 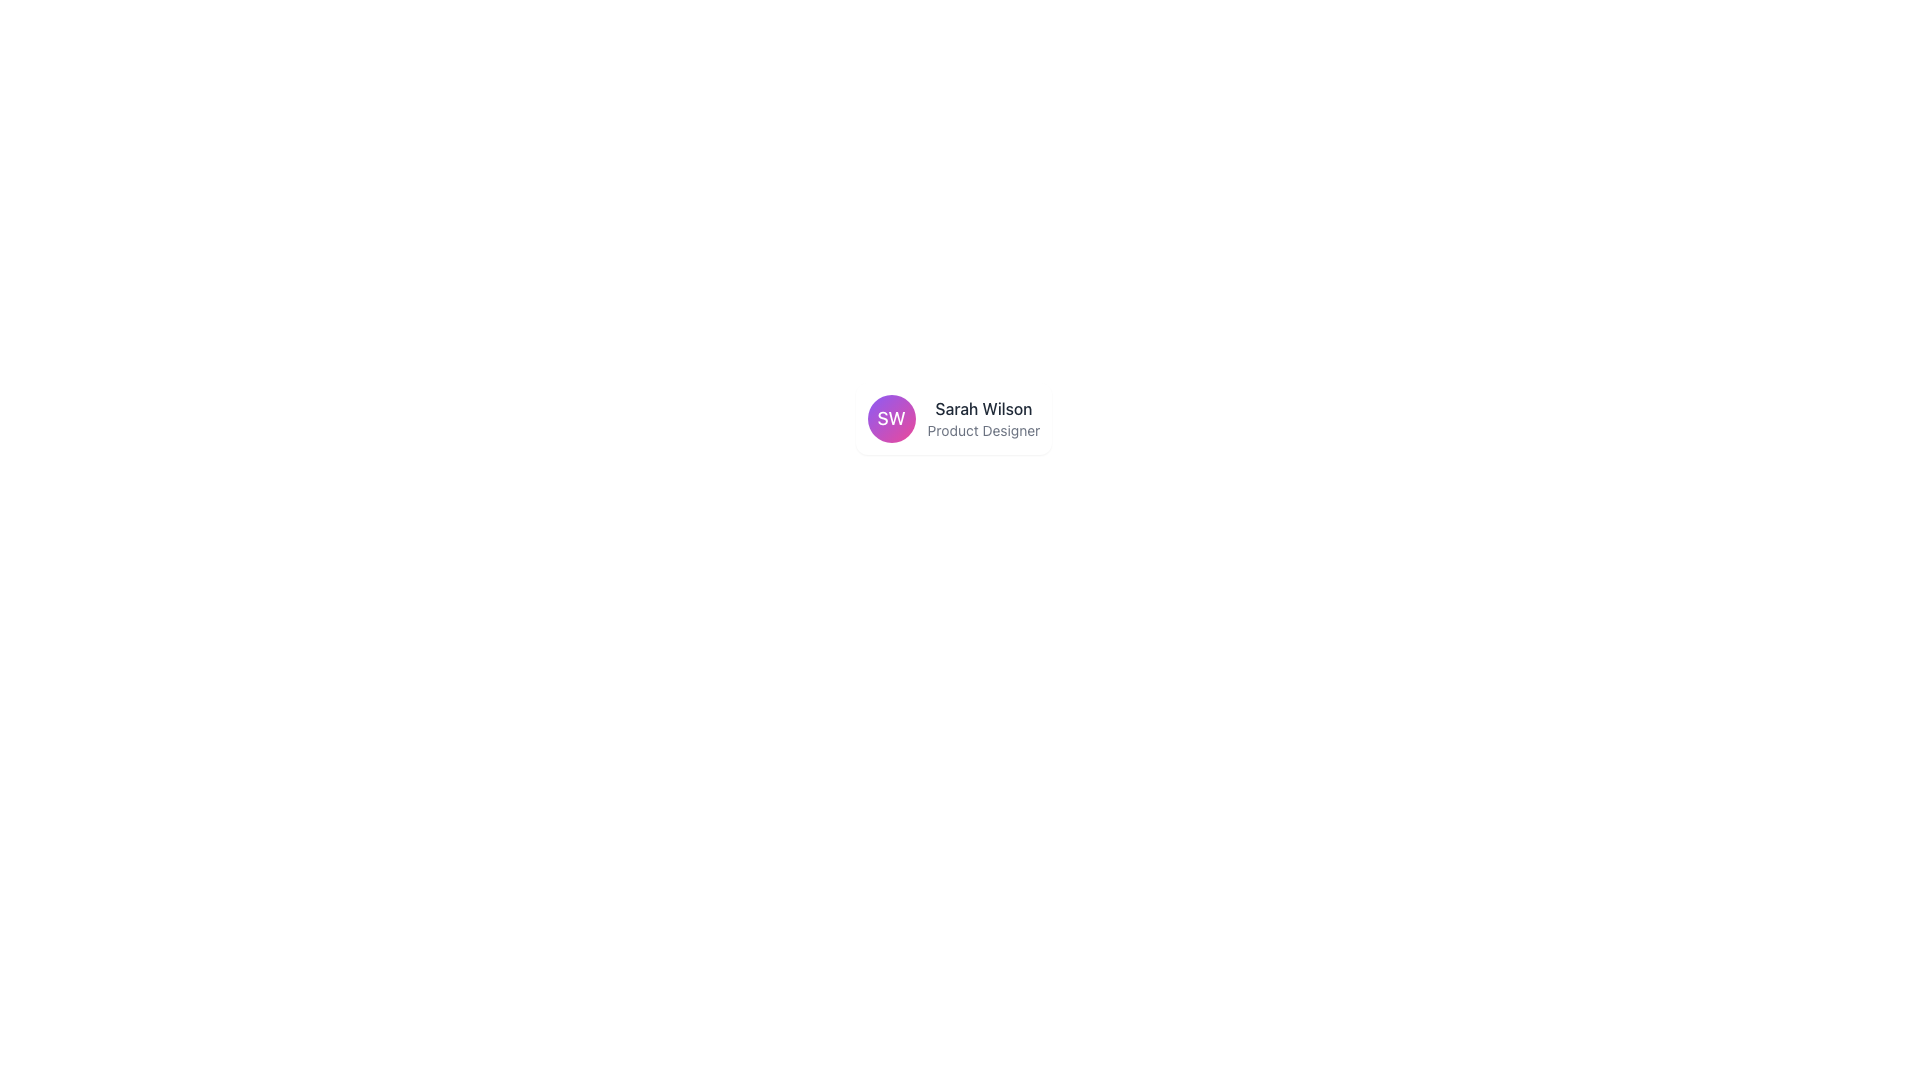 What do you see at coordinates (983, 430) in the screenshot?
I see `text content of the label located directly beneath the 'Sarah Wilson' text, which displays a title or role description associated with her` at bounding box center [983, 430].